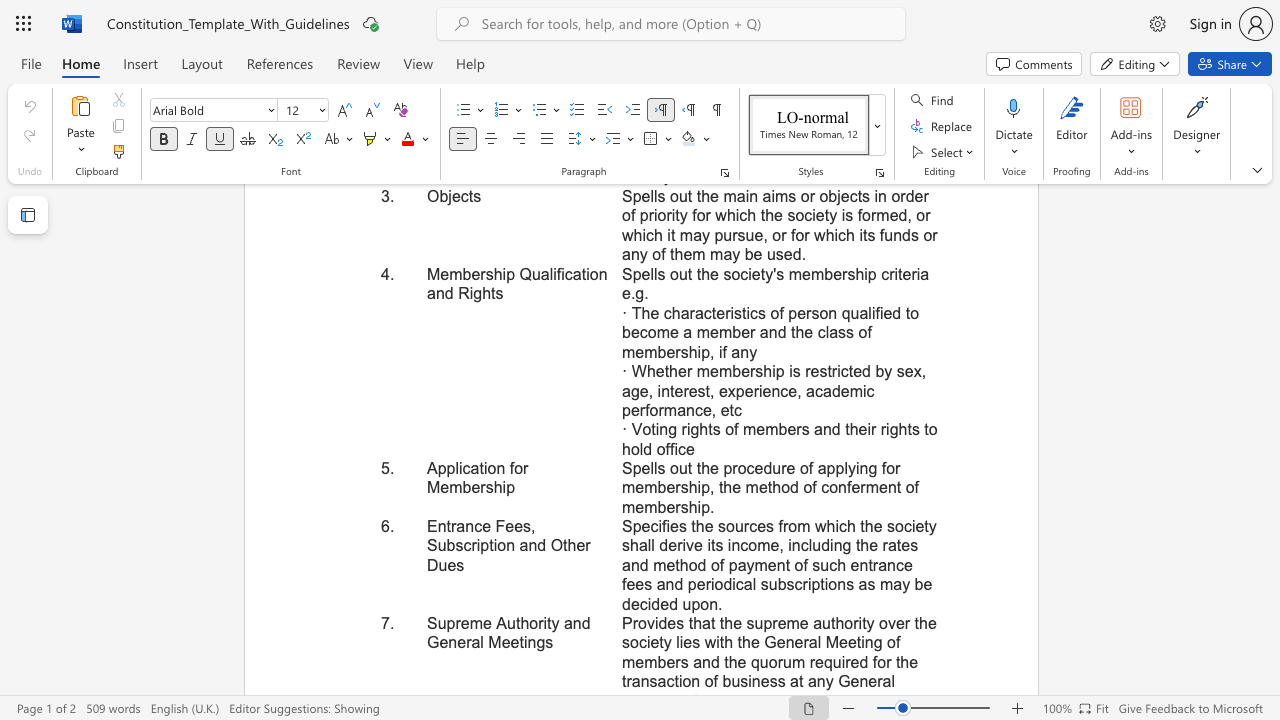  I want to click on the subset text "y and General Meetin" within the text "Supreme Authority and General Meetings", so click(551, 622).